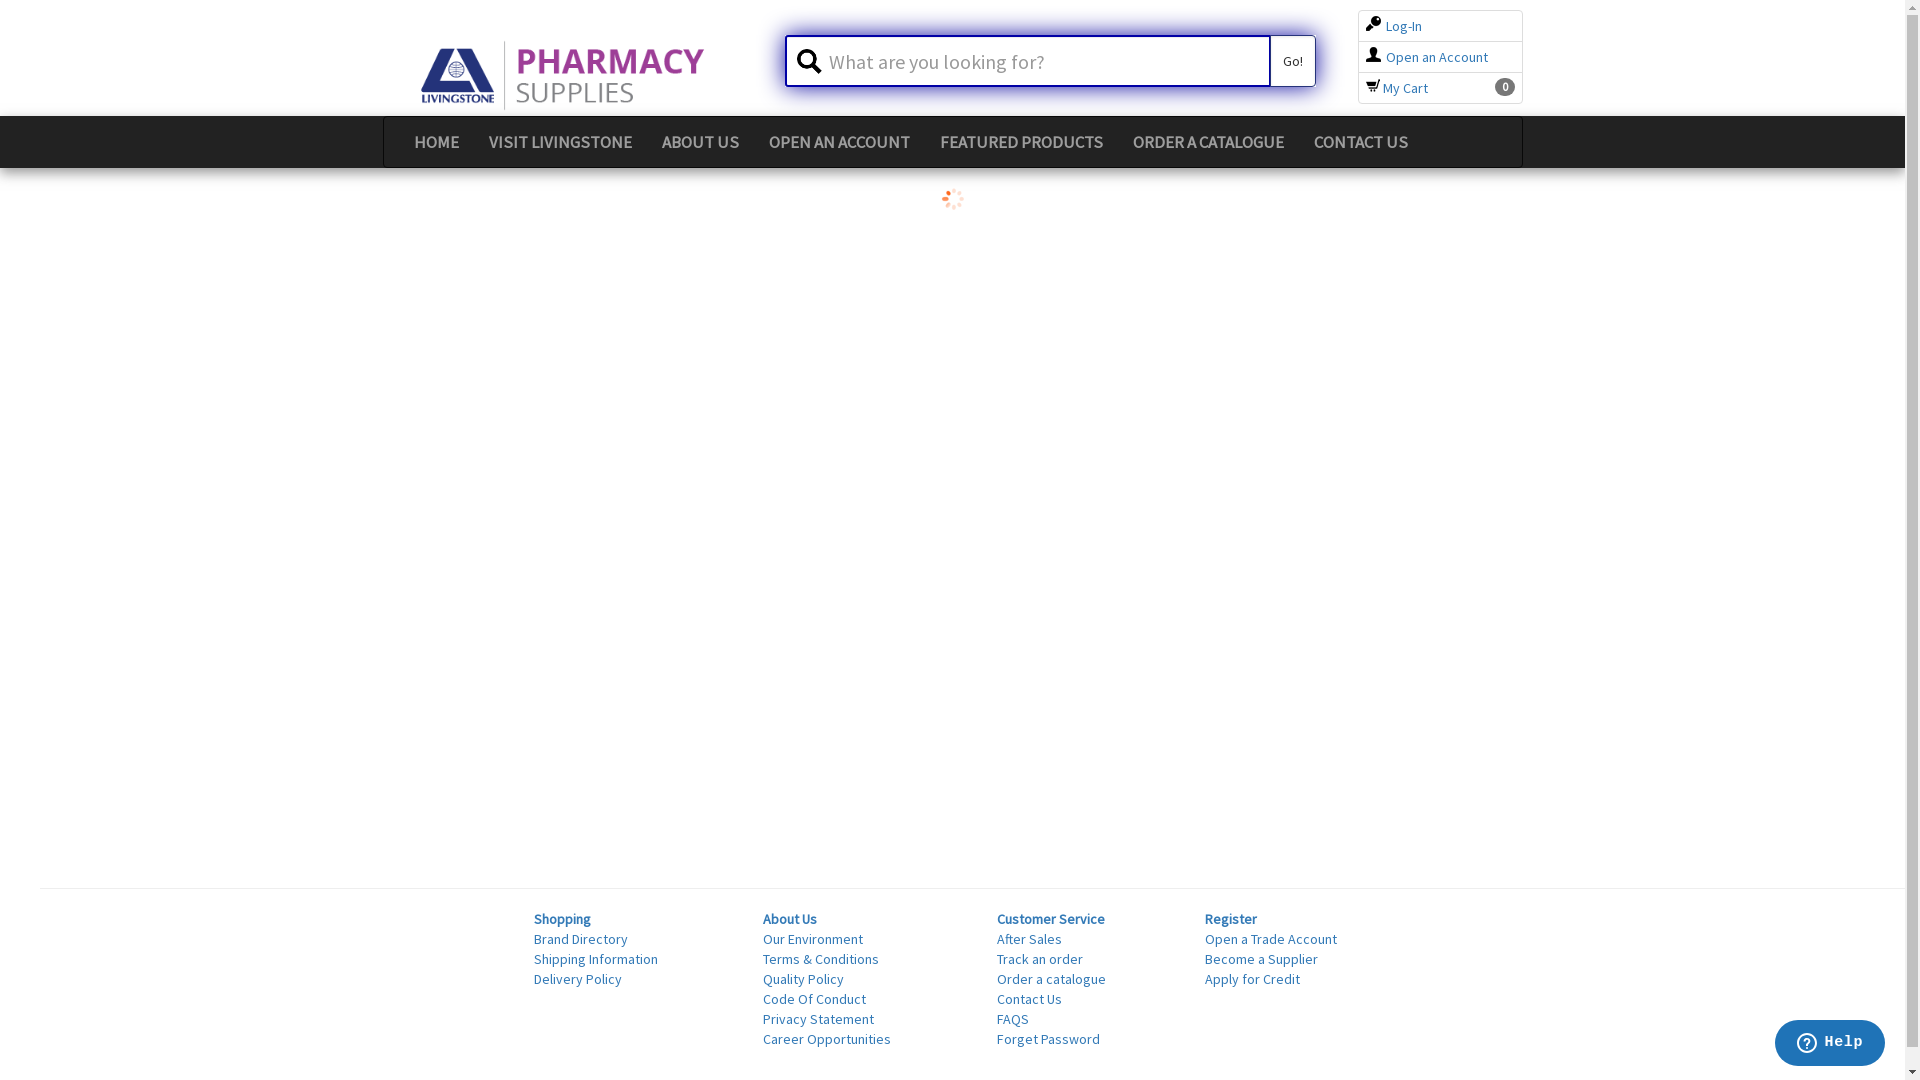  I want to click on 'Contact Us', so click(1029, 999).